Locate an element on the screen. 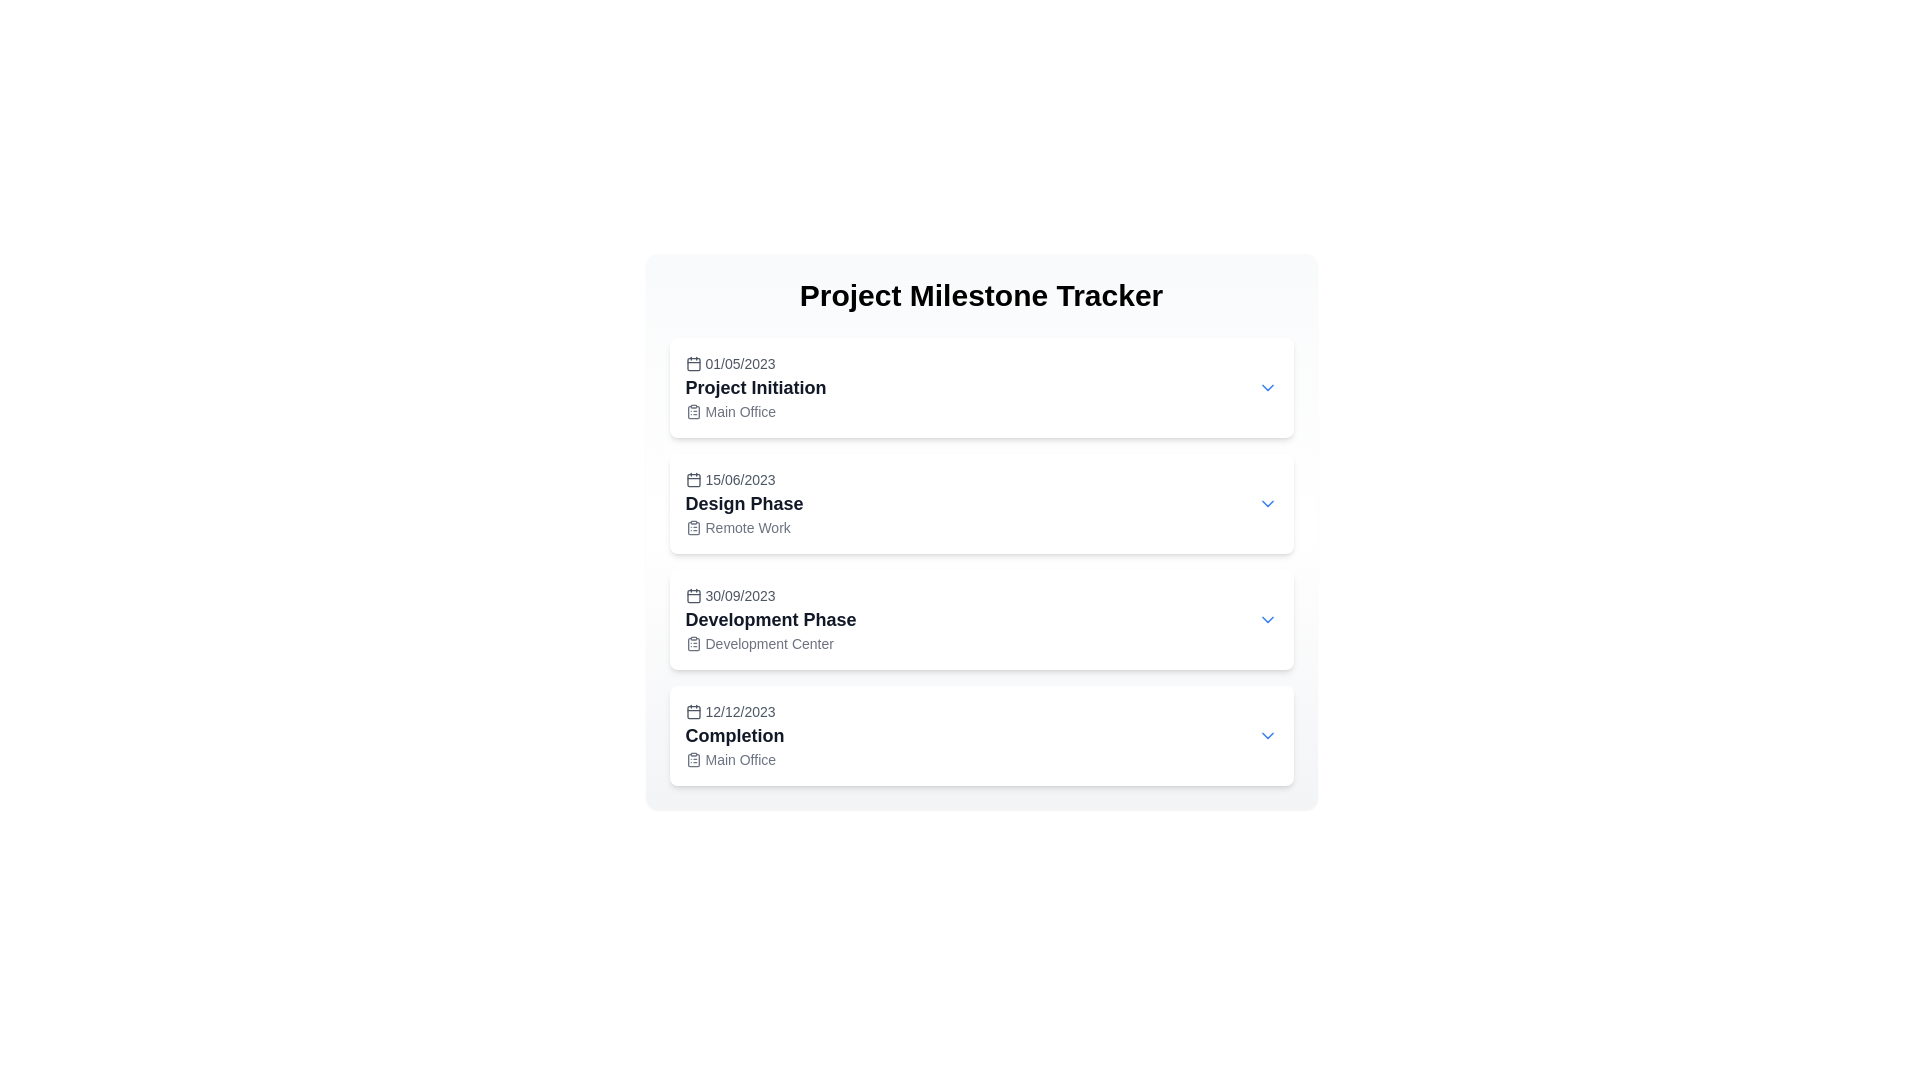 The height and width of the screenshot is (1080, 1920). date displayed in the text label that shows '12/12/2023' next to a calendar icon in the Completion card is located at coordinates (733, 711).